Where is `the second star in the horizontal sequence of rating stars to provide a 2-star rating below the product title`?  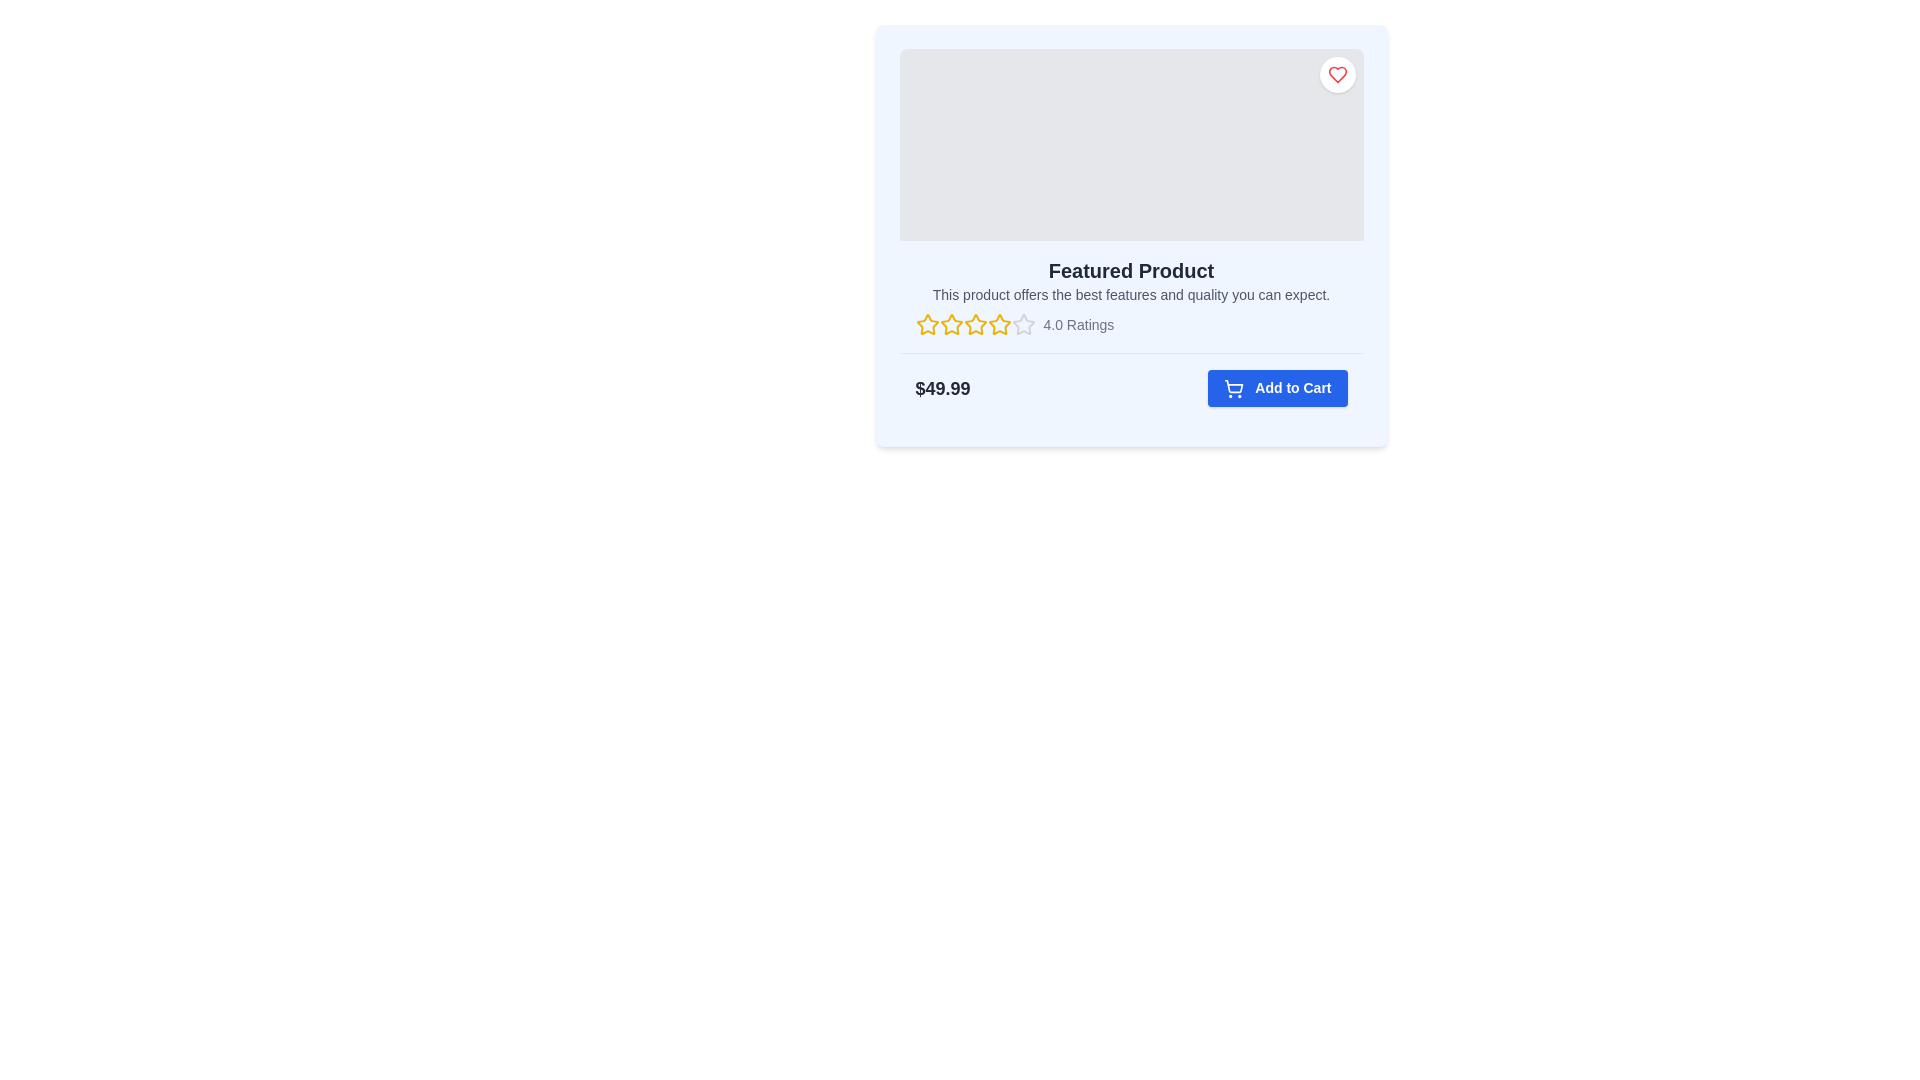 the second star in the horizontal sequence of rating stars to provide a 2-star rating below the product title is located at coordinates (975, 323).